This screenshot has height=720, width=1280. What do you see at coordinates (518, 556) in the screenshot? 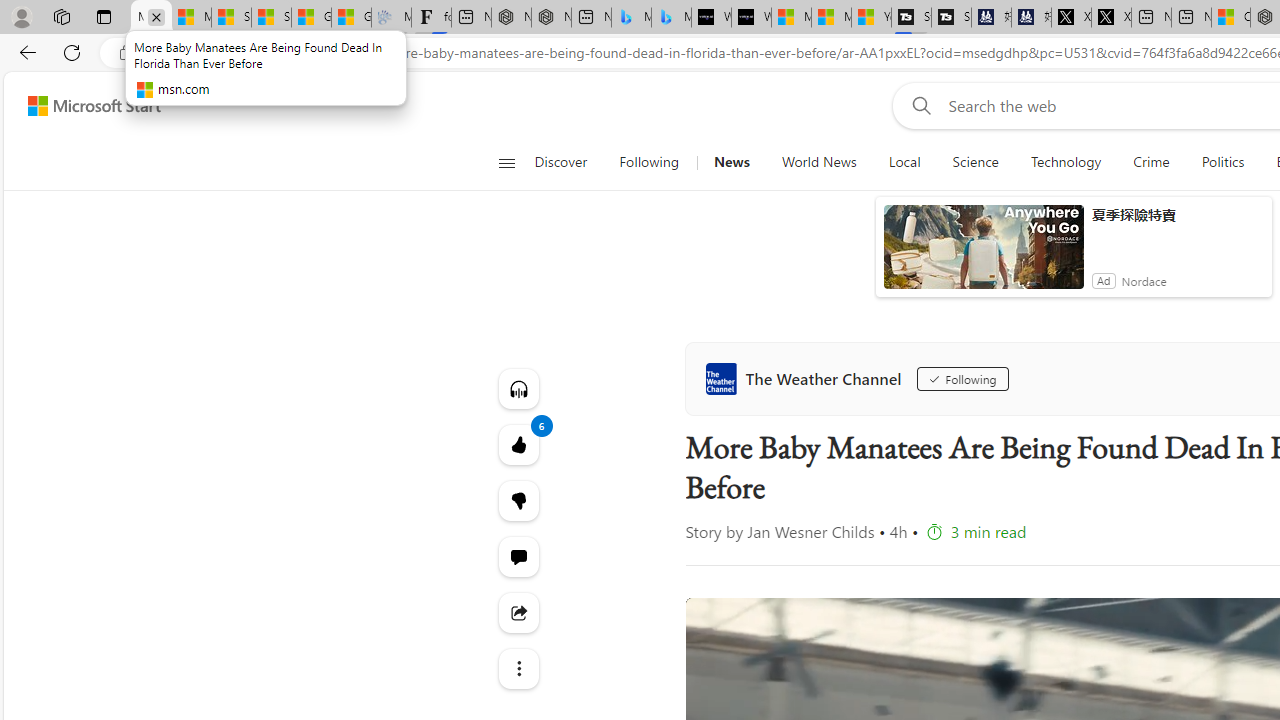
I see `'Start the conversation'` at bounding box center [518, 556].